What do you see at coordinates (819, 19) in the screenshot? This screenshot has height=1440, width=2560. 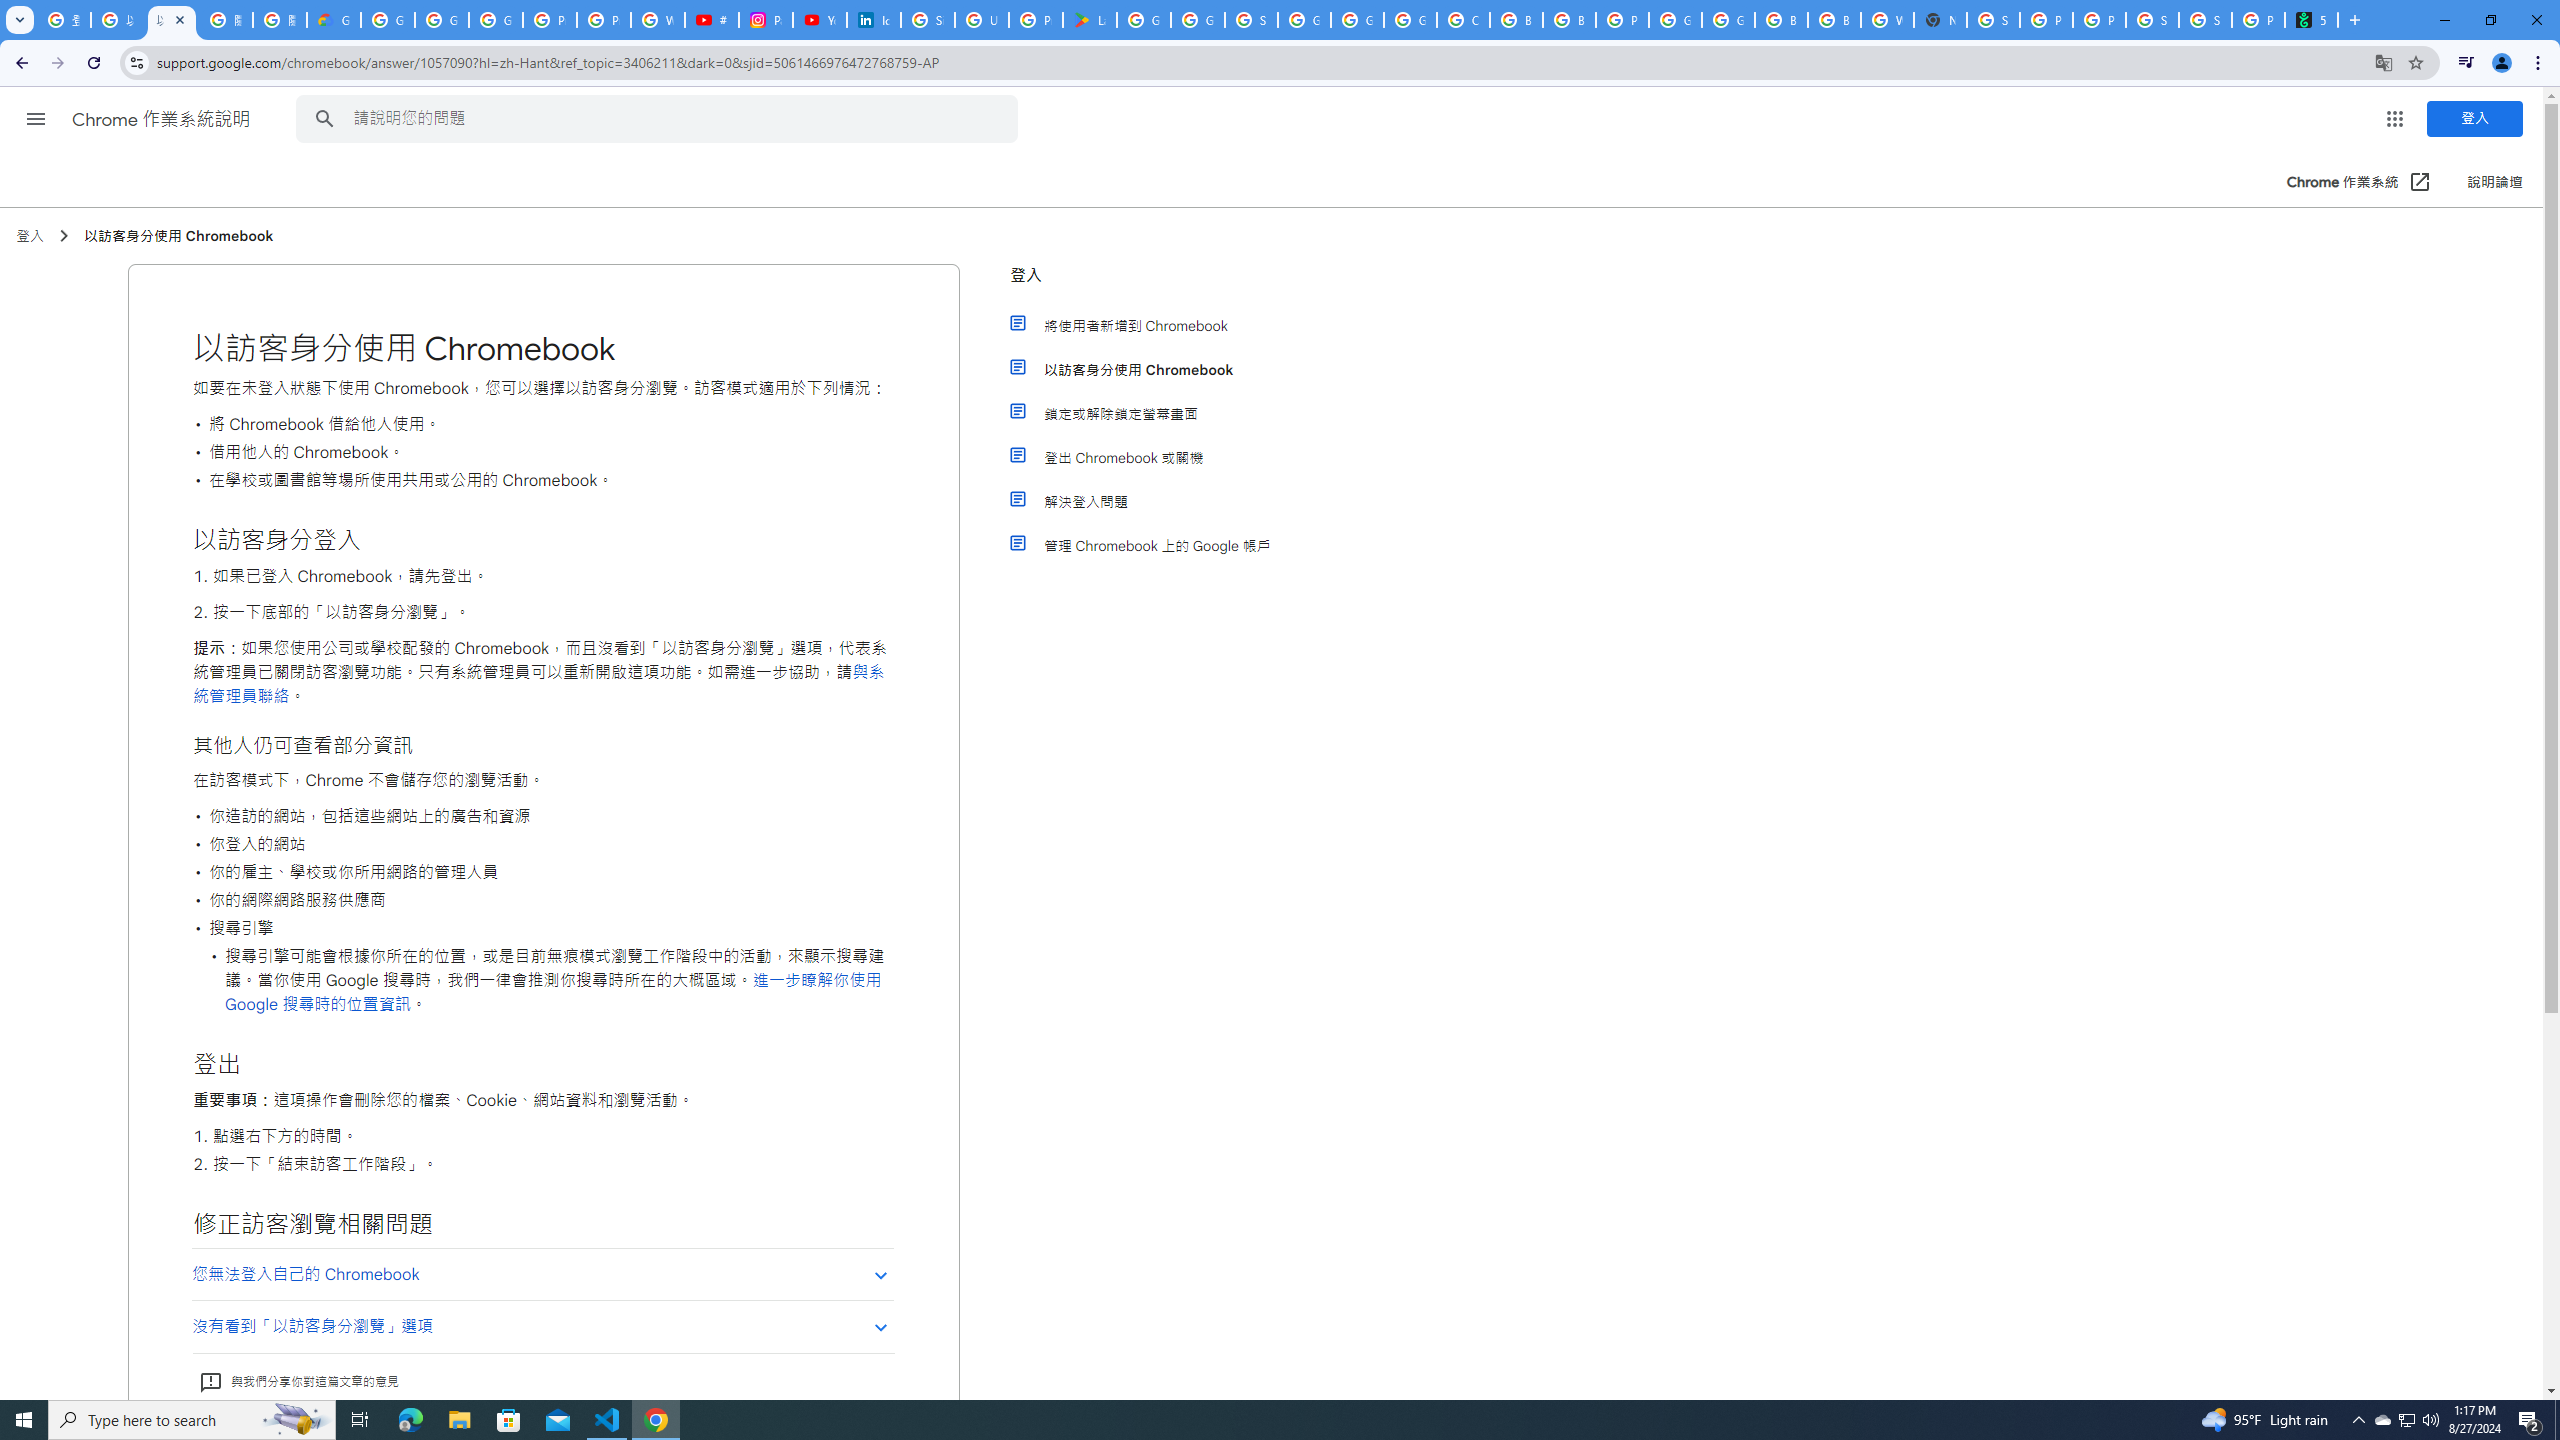 I see `'YouTube Culture & Trends - On The Rise: Handcam Videos'` at bounding box center [819, 19].